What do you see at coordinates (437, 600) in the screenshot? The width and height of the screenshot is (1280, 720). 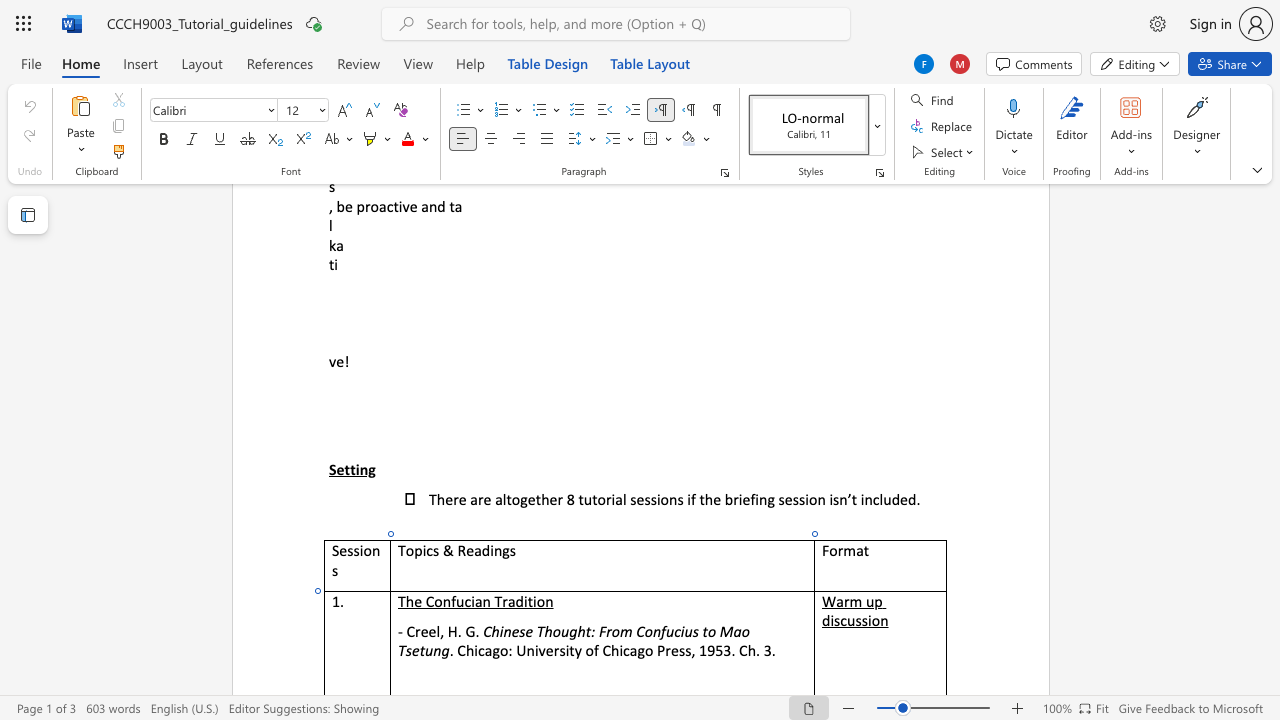 I see `the 1th character "o" in the text` at bounding box center [437, 600].